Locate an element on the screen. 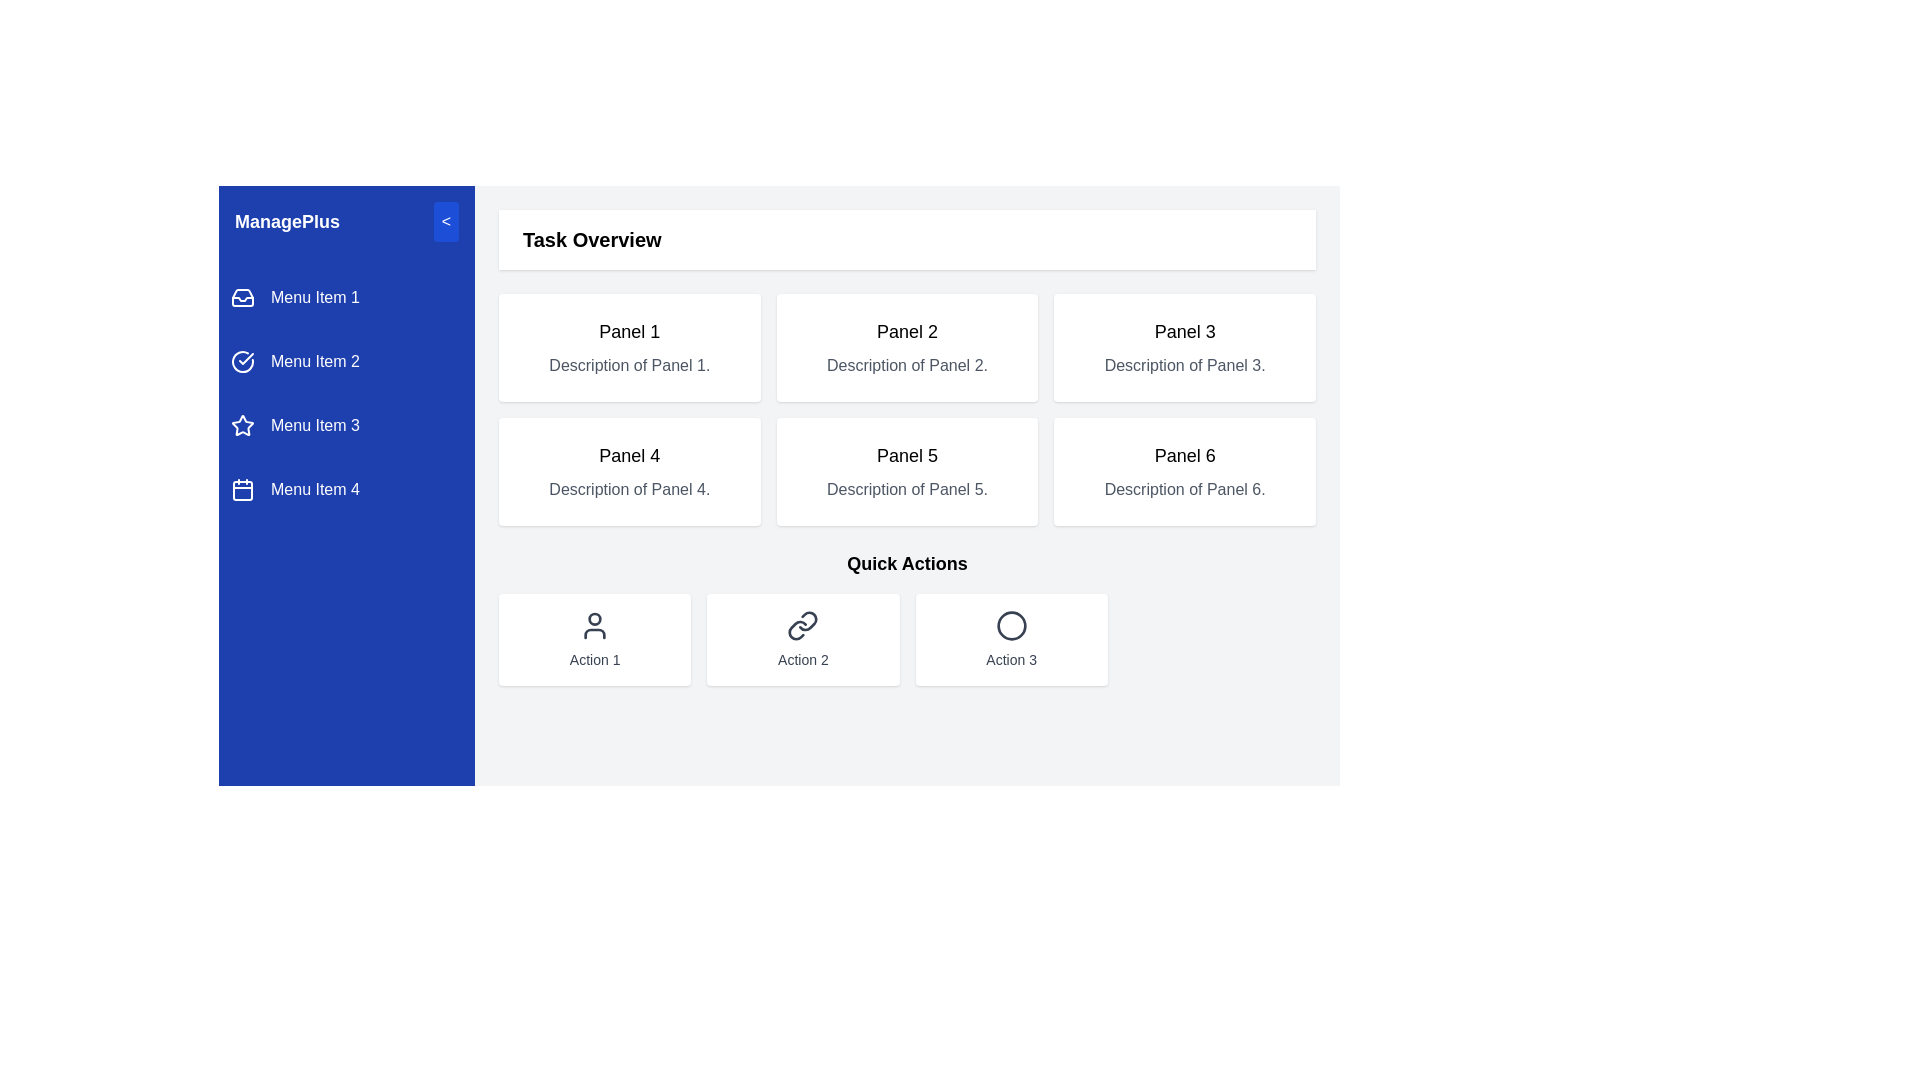  the interactive panel titled 'Panel 6' located in the bottom-right corner of the grid to interact with it is located at coordinates (1185, 471).